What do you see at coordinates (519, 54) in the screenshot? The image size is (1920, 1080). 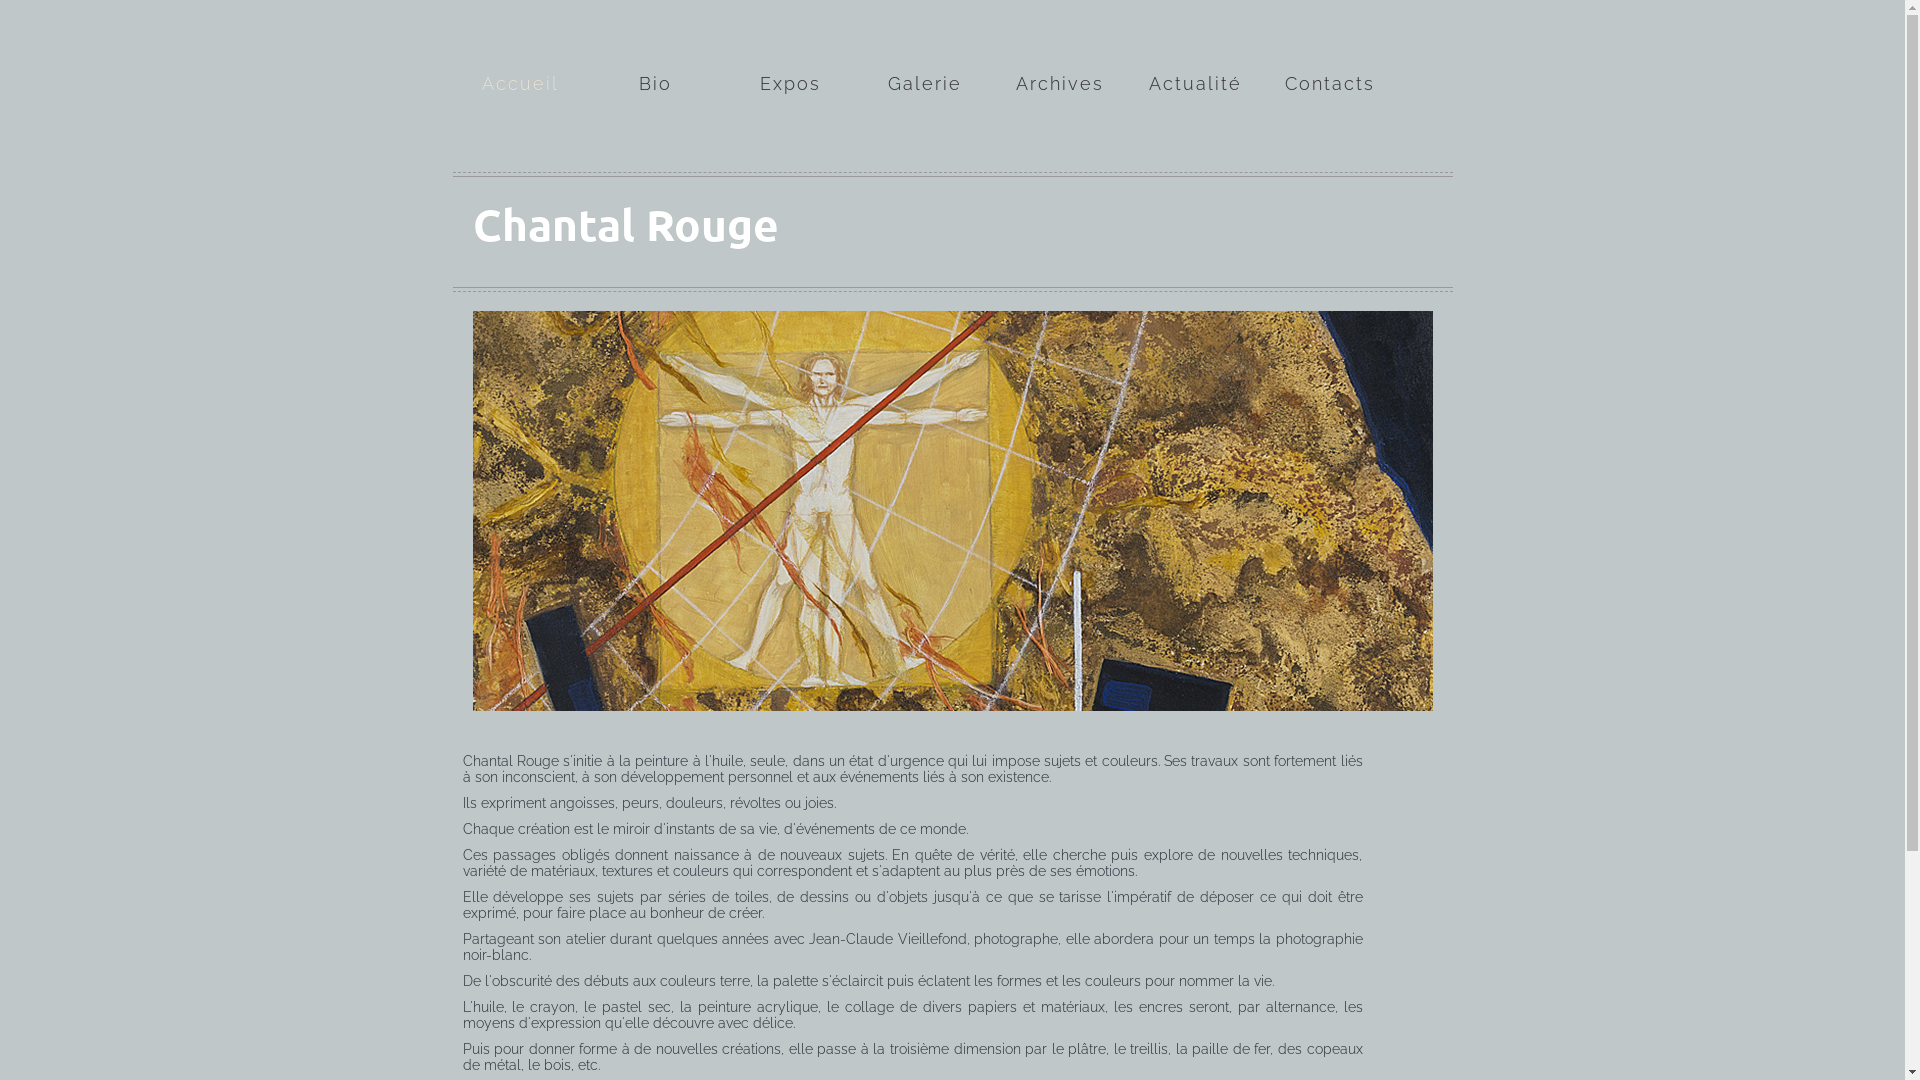 I see `'Accueil'` at bounding box center [519, 54].